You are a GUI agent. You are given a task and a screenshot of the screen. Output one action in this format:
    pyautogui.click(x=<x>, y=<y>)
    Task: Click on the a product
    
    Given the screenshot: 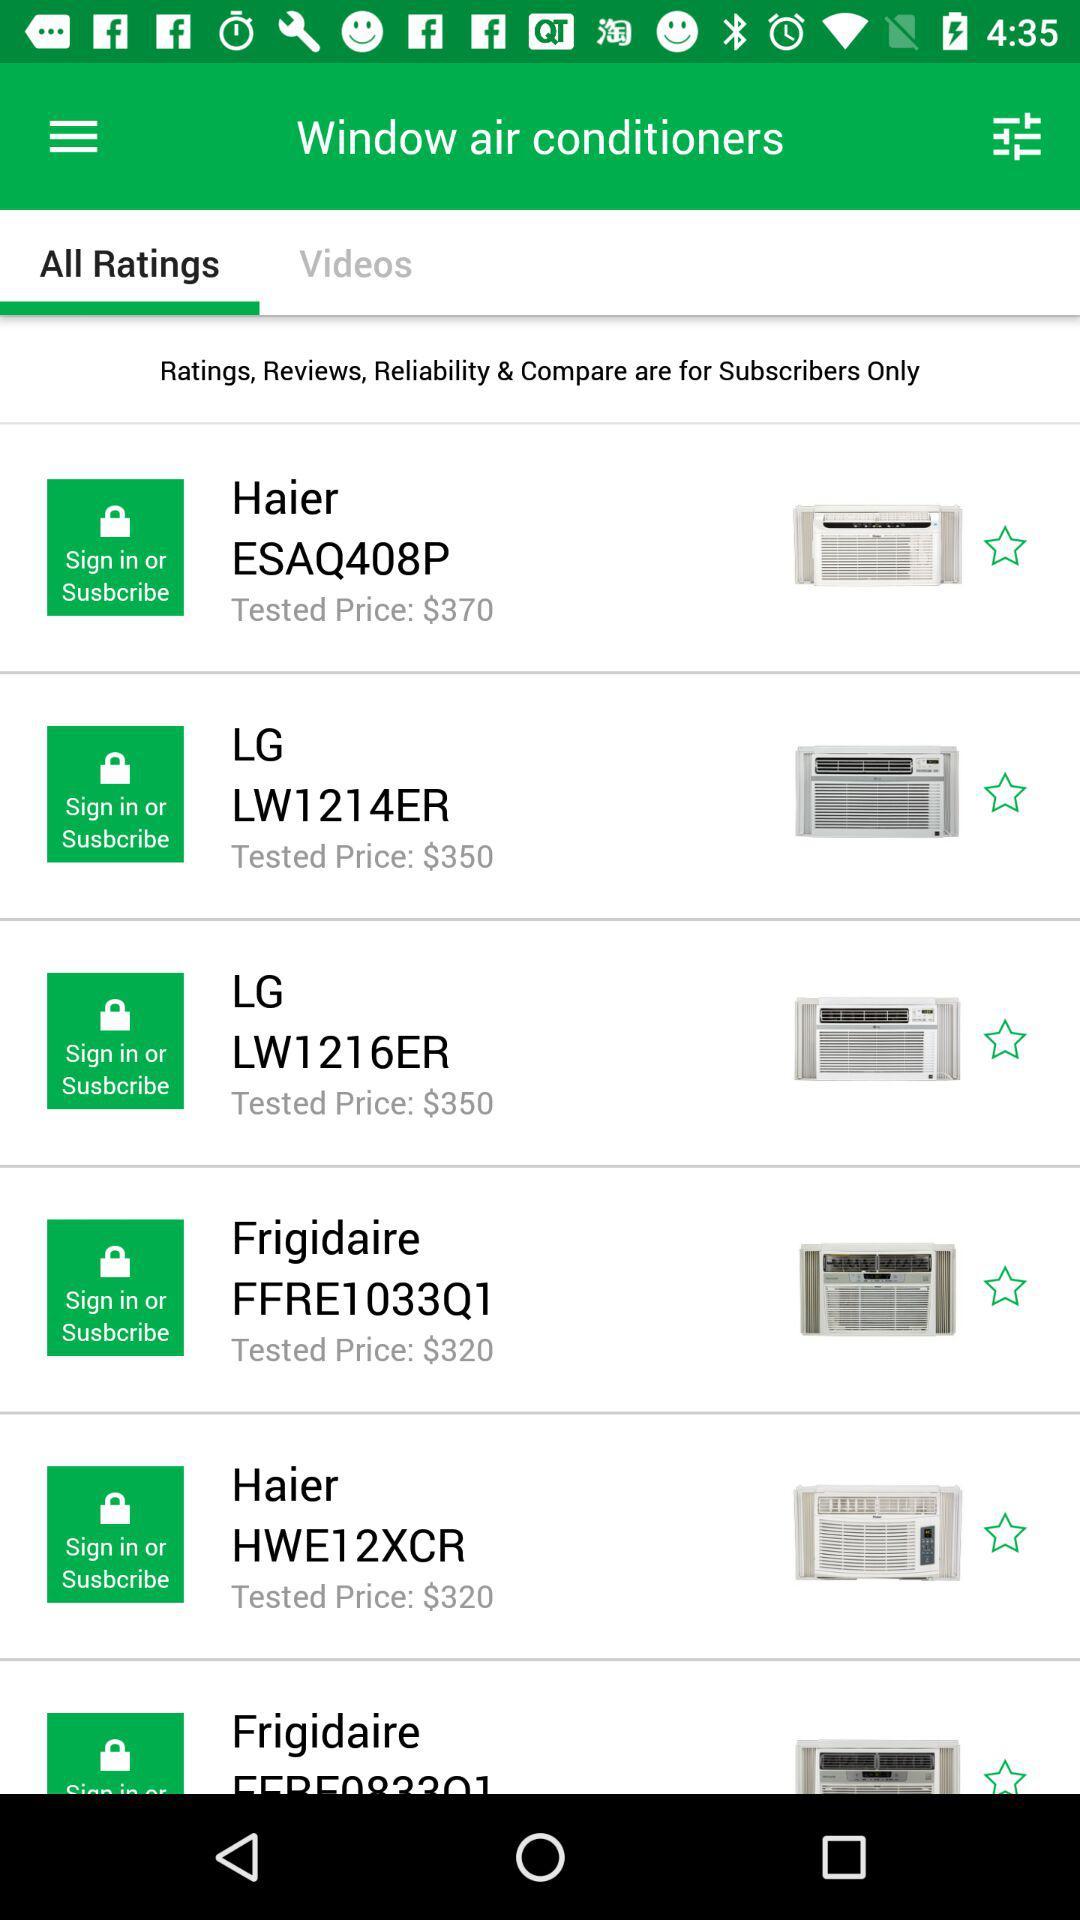 What is the action you would take?
    pyautogui.click(x=1027, y=1040)
    